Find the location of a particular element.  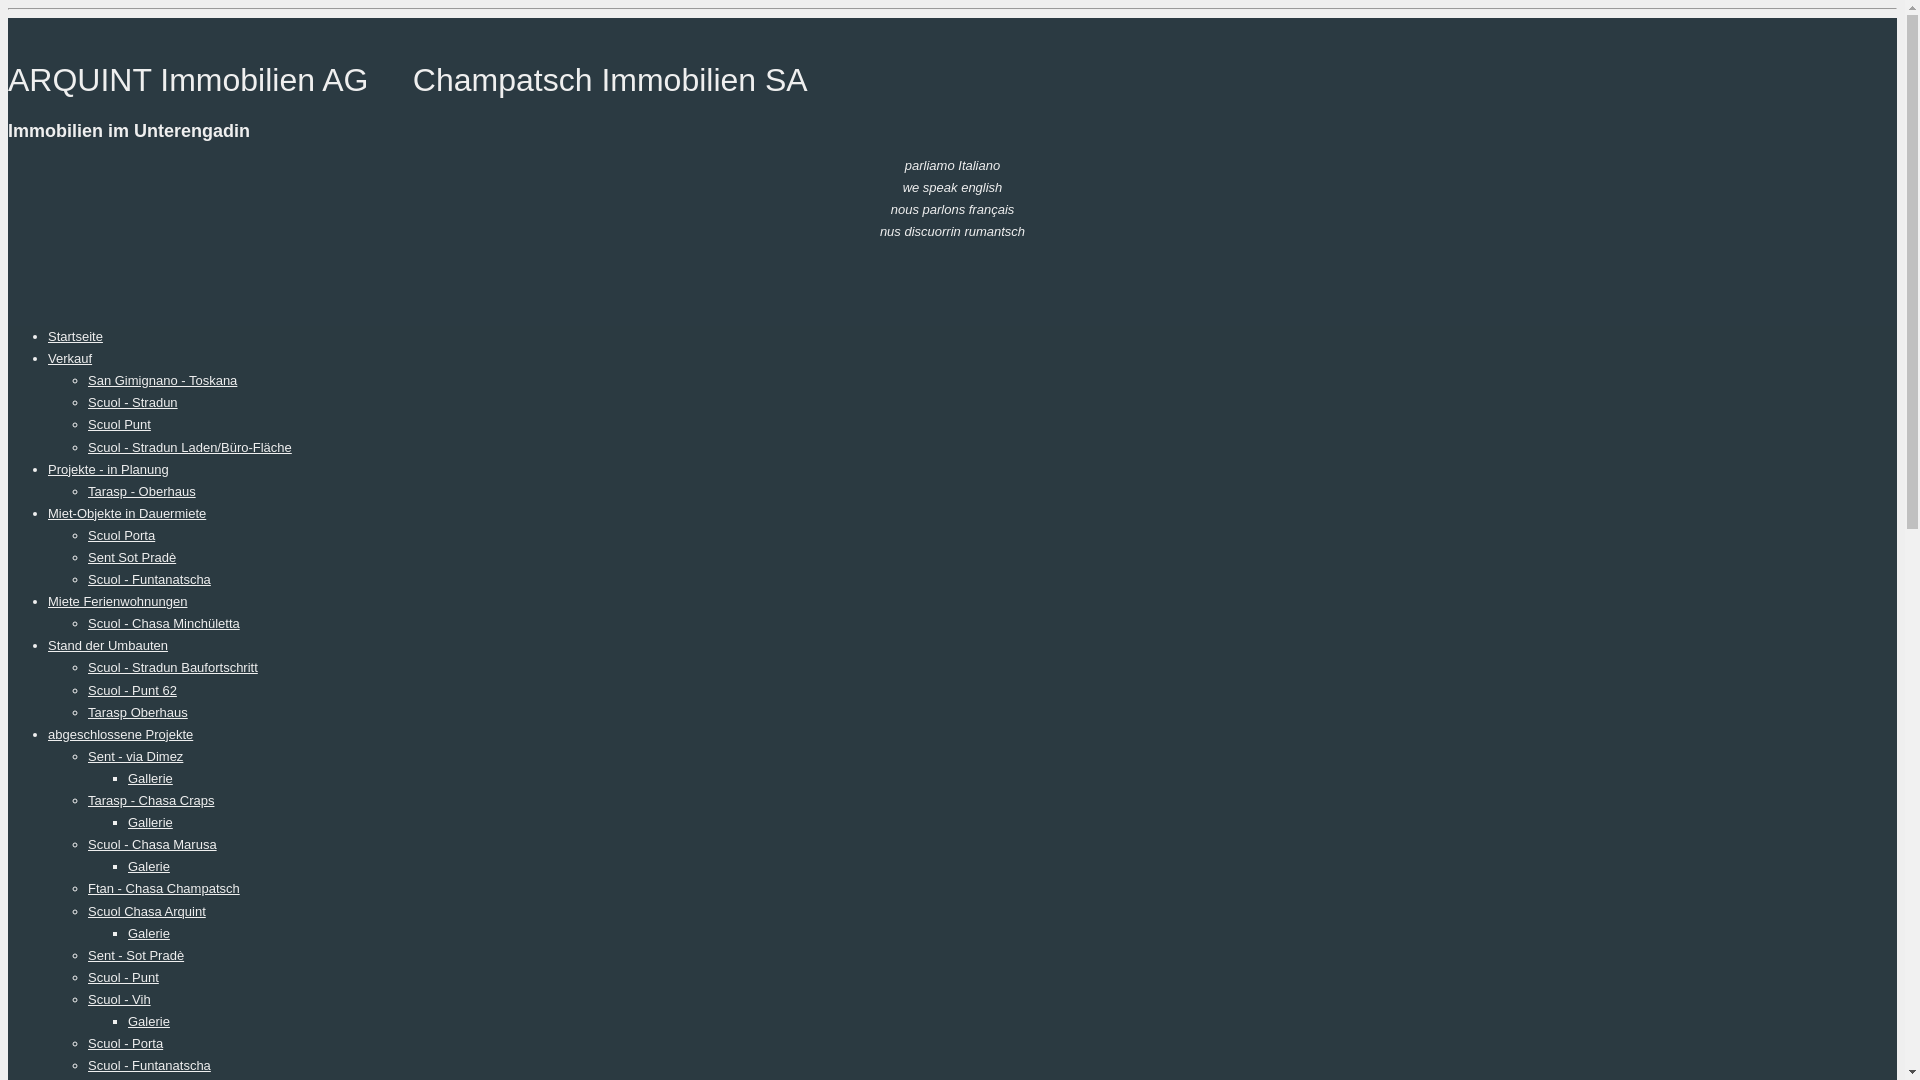

'Startseite' is located at coordinates (75, 335).